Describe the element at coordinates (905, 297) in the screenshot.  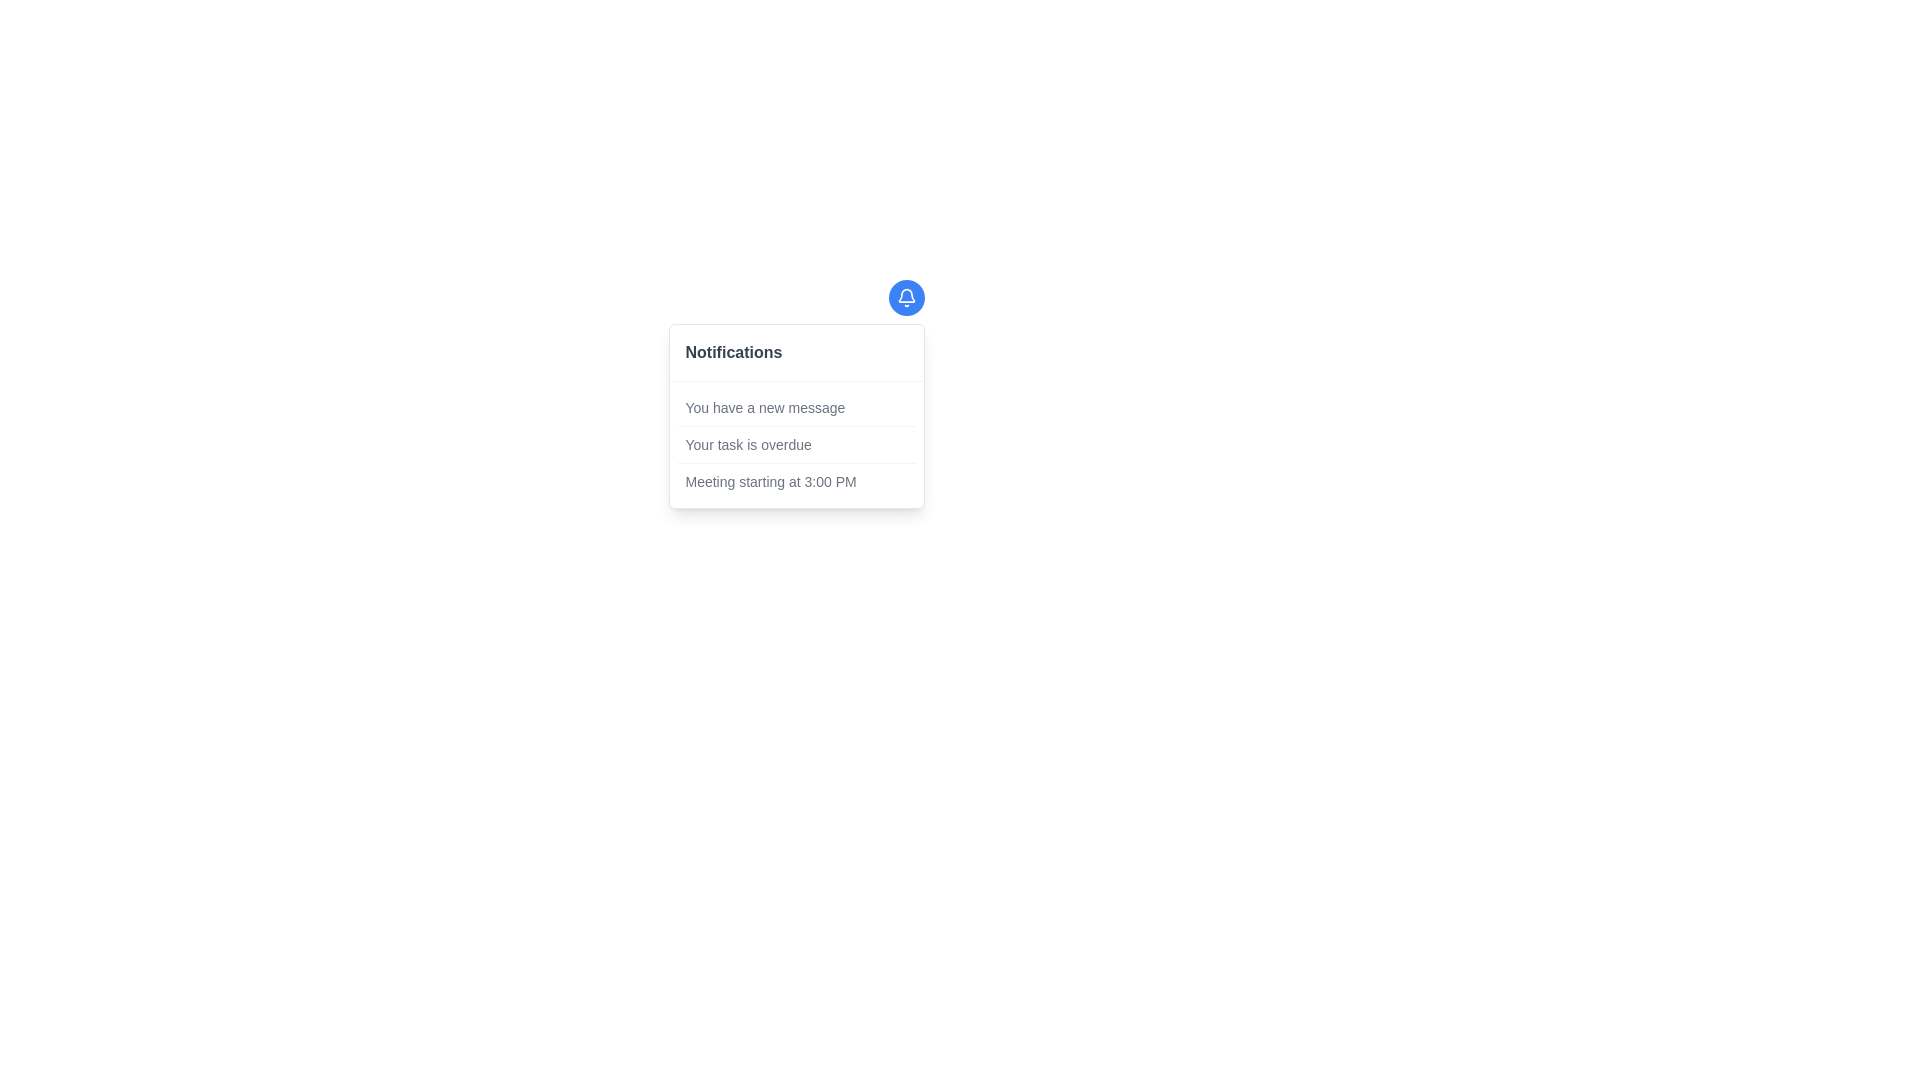
I see `the circular blue button with a white bell icon located at the top-right corner of the notification panel` at that location.